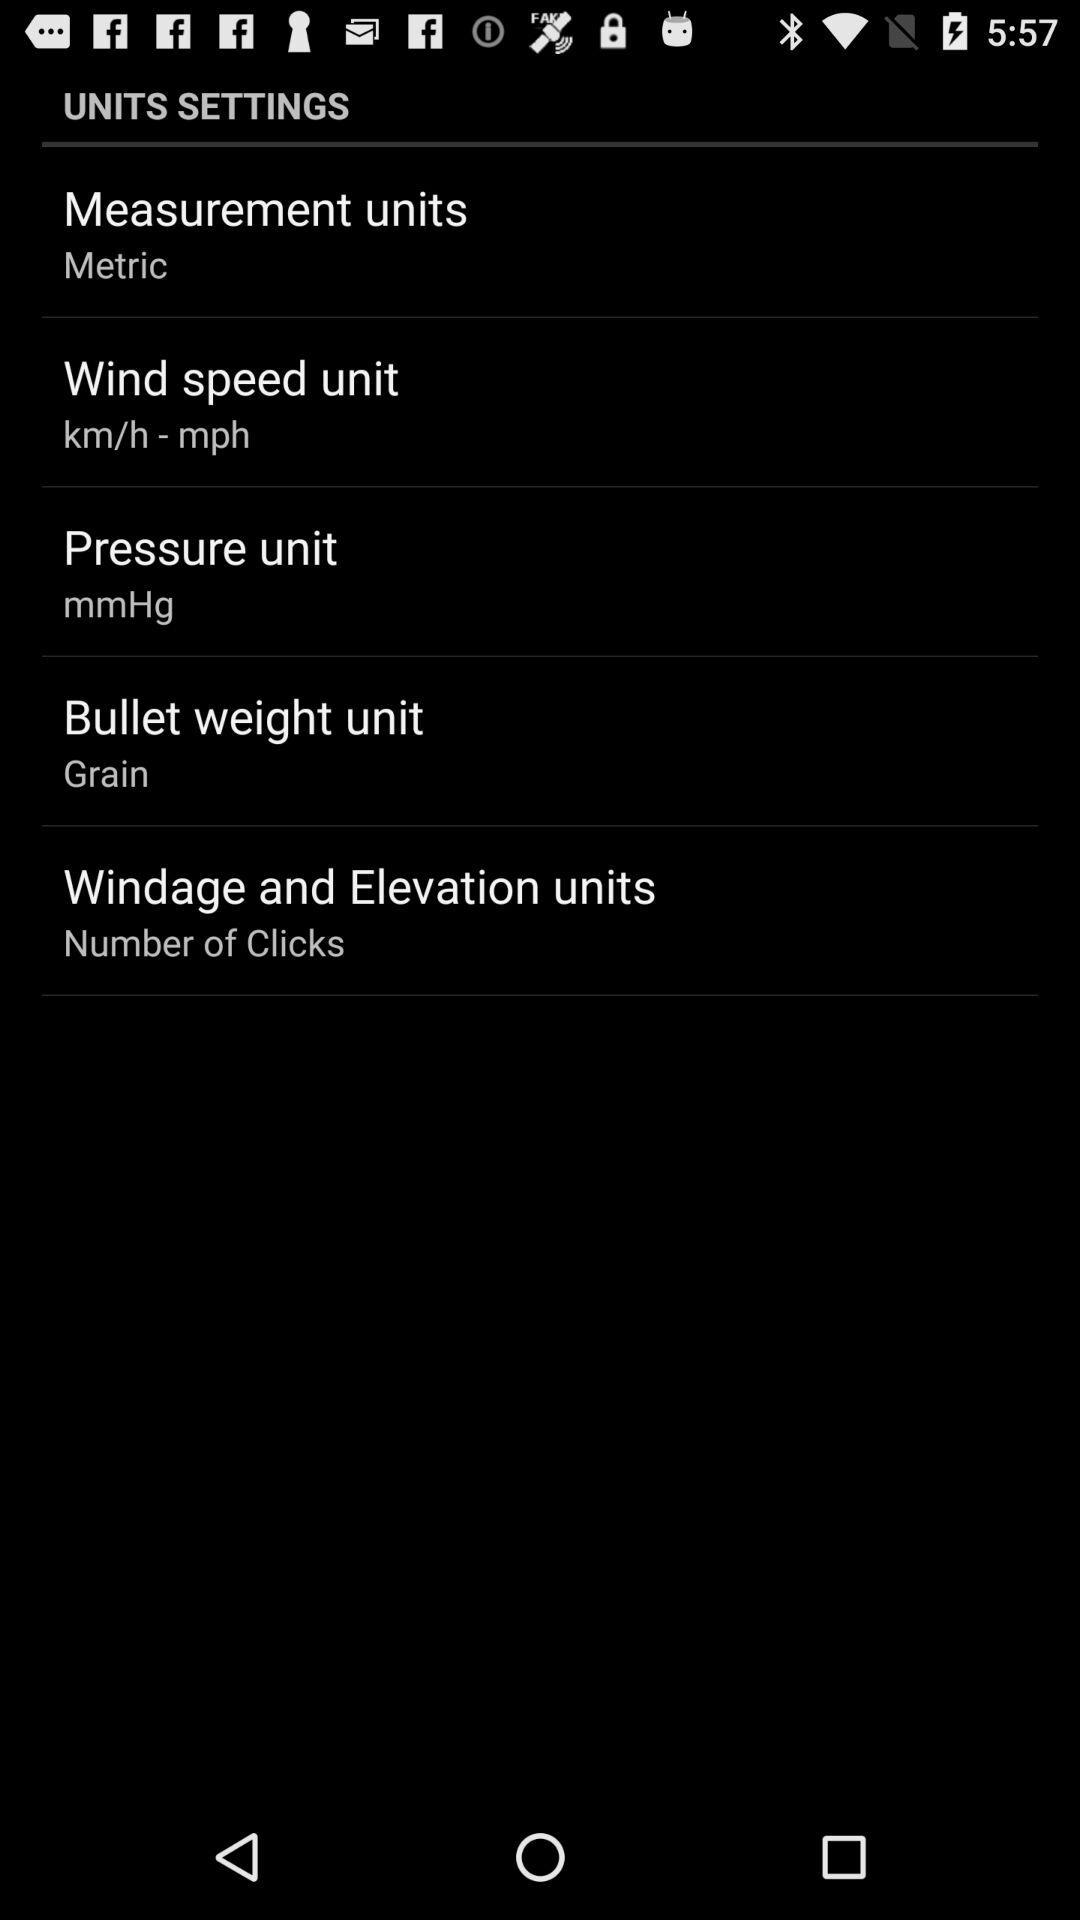 The height and width of the screenshot is (1920, 1080). What do you see at coordinates (204, 940) in the screenshot?
I see `the item below the windage and elevation icon` at bounding box center [204, 940].